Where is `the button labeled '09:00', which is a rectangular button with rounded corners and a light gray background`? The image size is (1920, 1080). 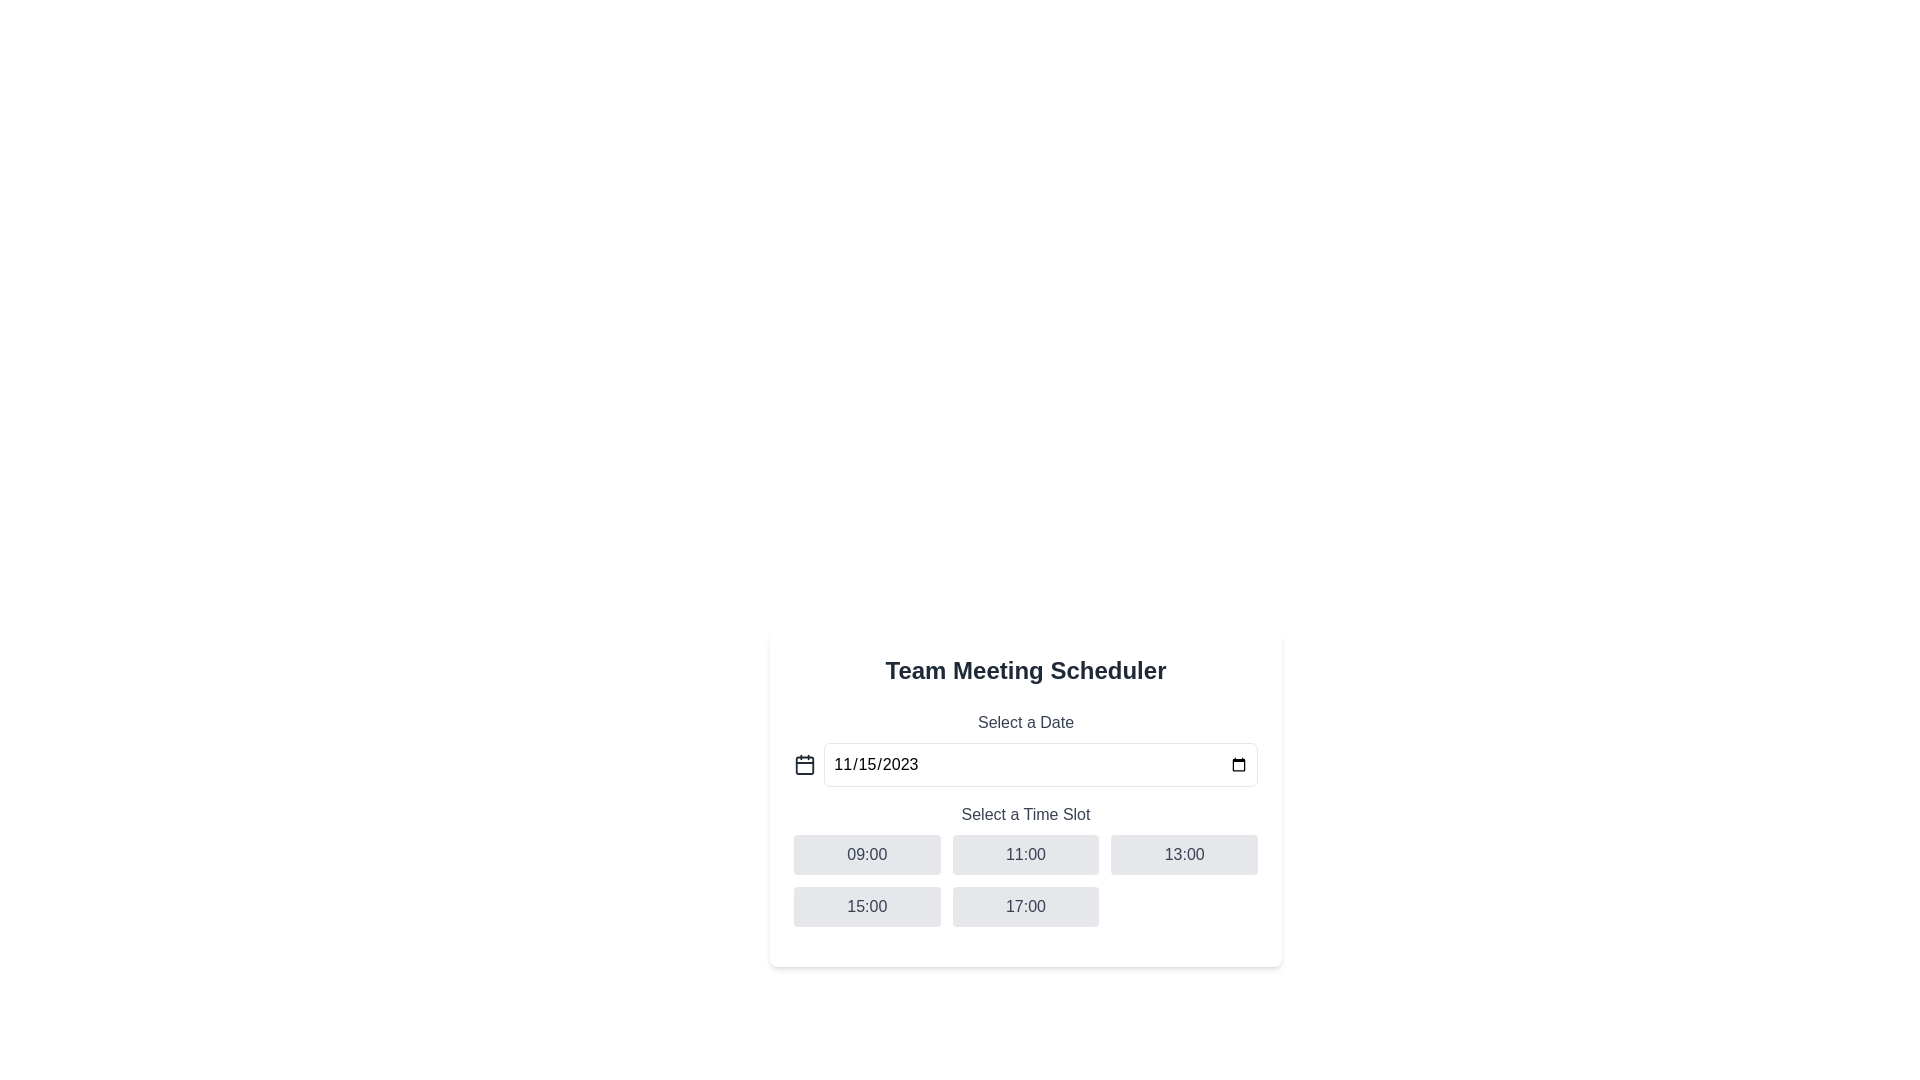
the button labeled '09:00', which is a rectangular button with rounded corners and a light gray background is located at coordinates (867, 855).